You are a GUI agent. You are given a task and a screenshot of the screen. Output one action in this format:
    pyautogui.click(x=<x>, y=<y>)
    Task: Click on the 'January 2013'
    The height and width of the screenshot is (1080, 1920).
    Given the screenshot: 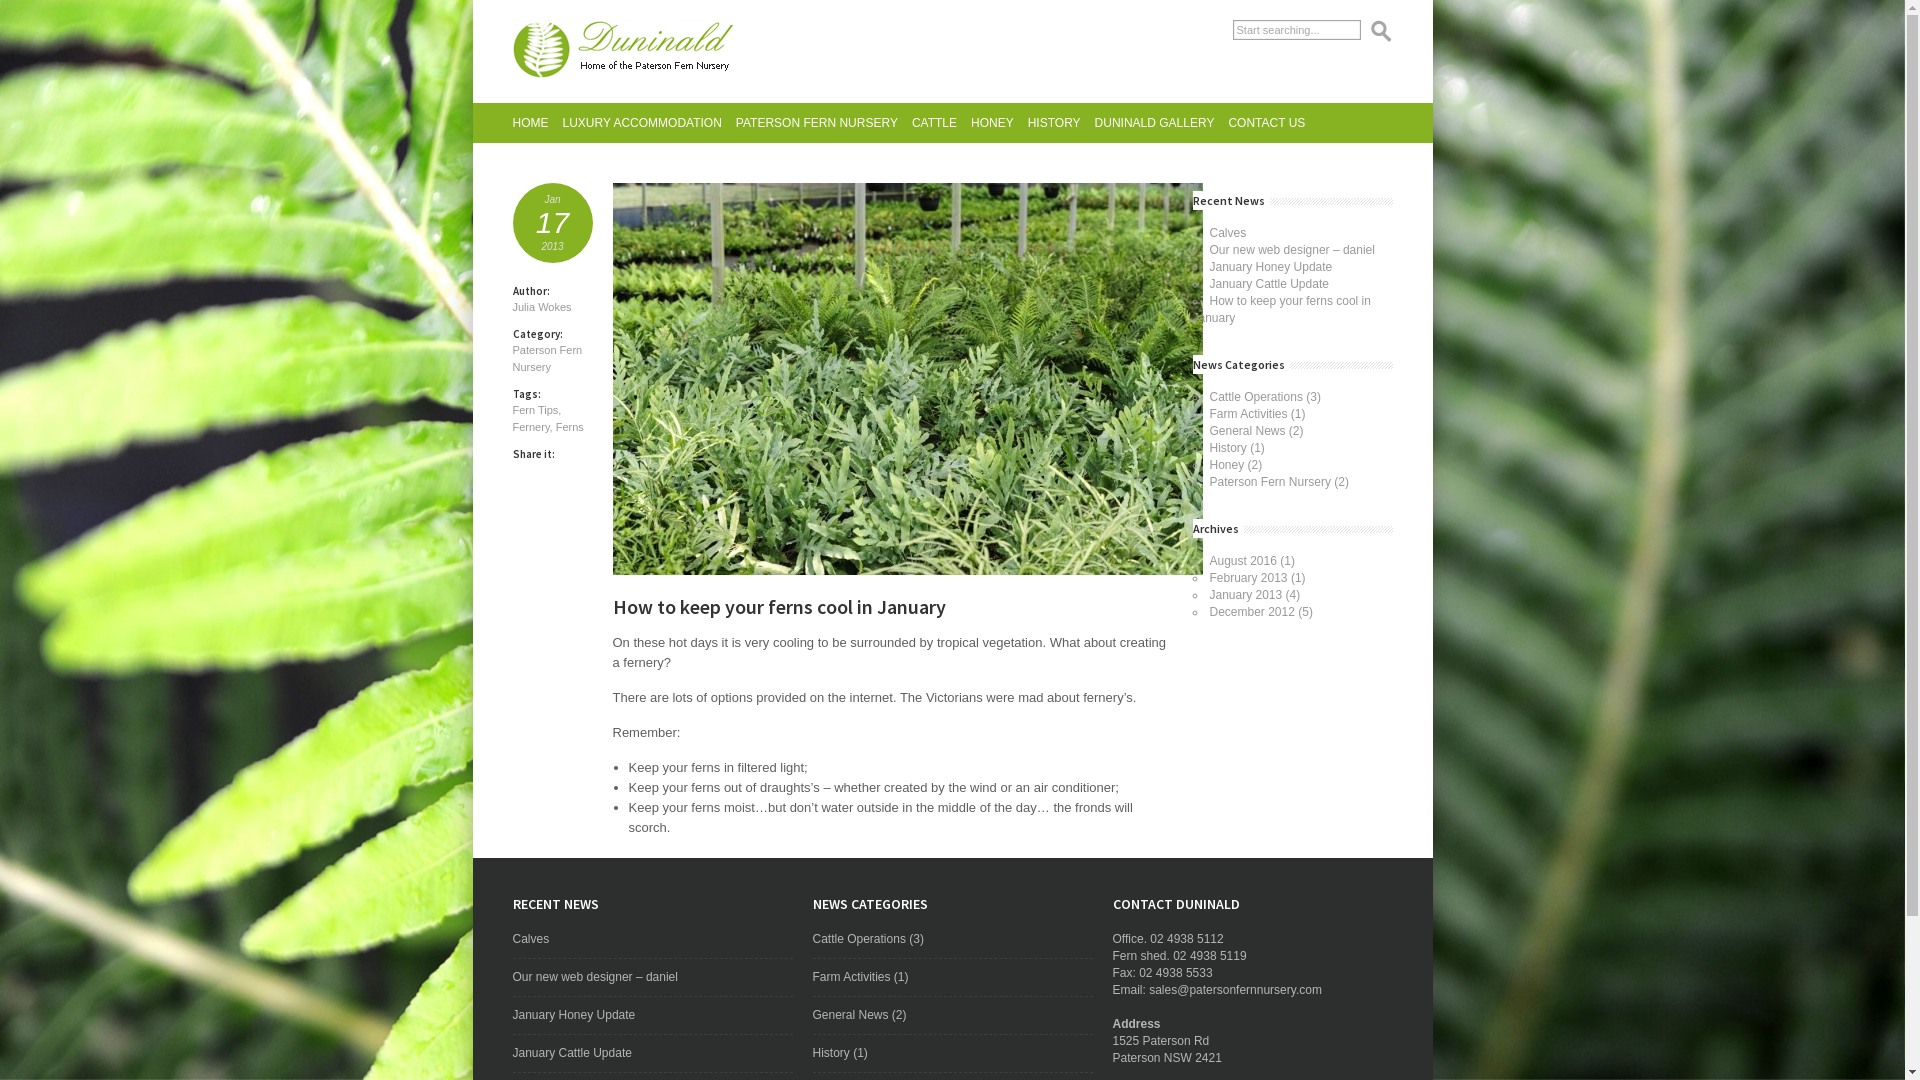 What is the action you would take?
    pyautogui.click(x=1245, y=593)
    